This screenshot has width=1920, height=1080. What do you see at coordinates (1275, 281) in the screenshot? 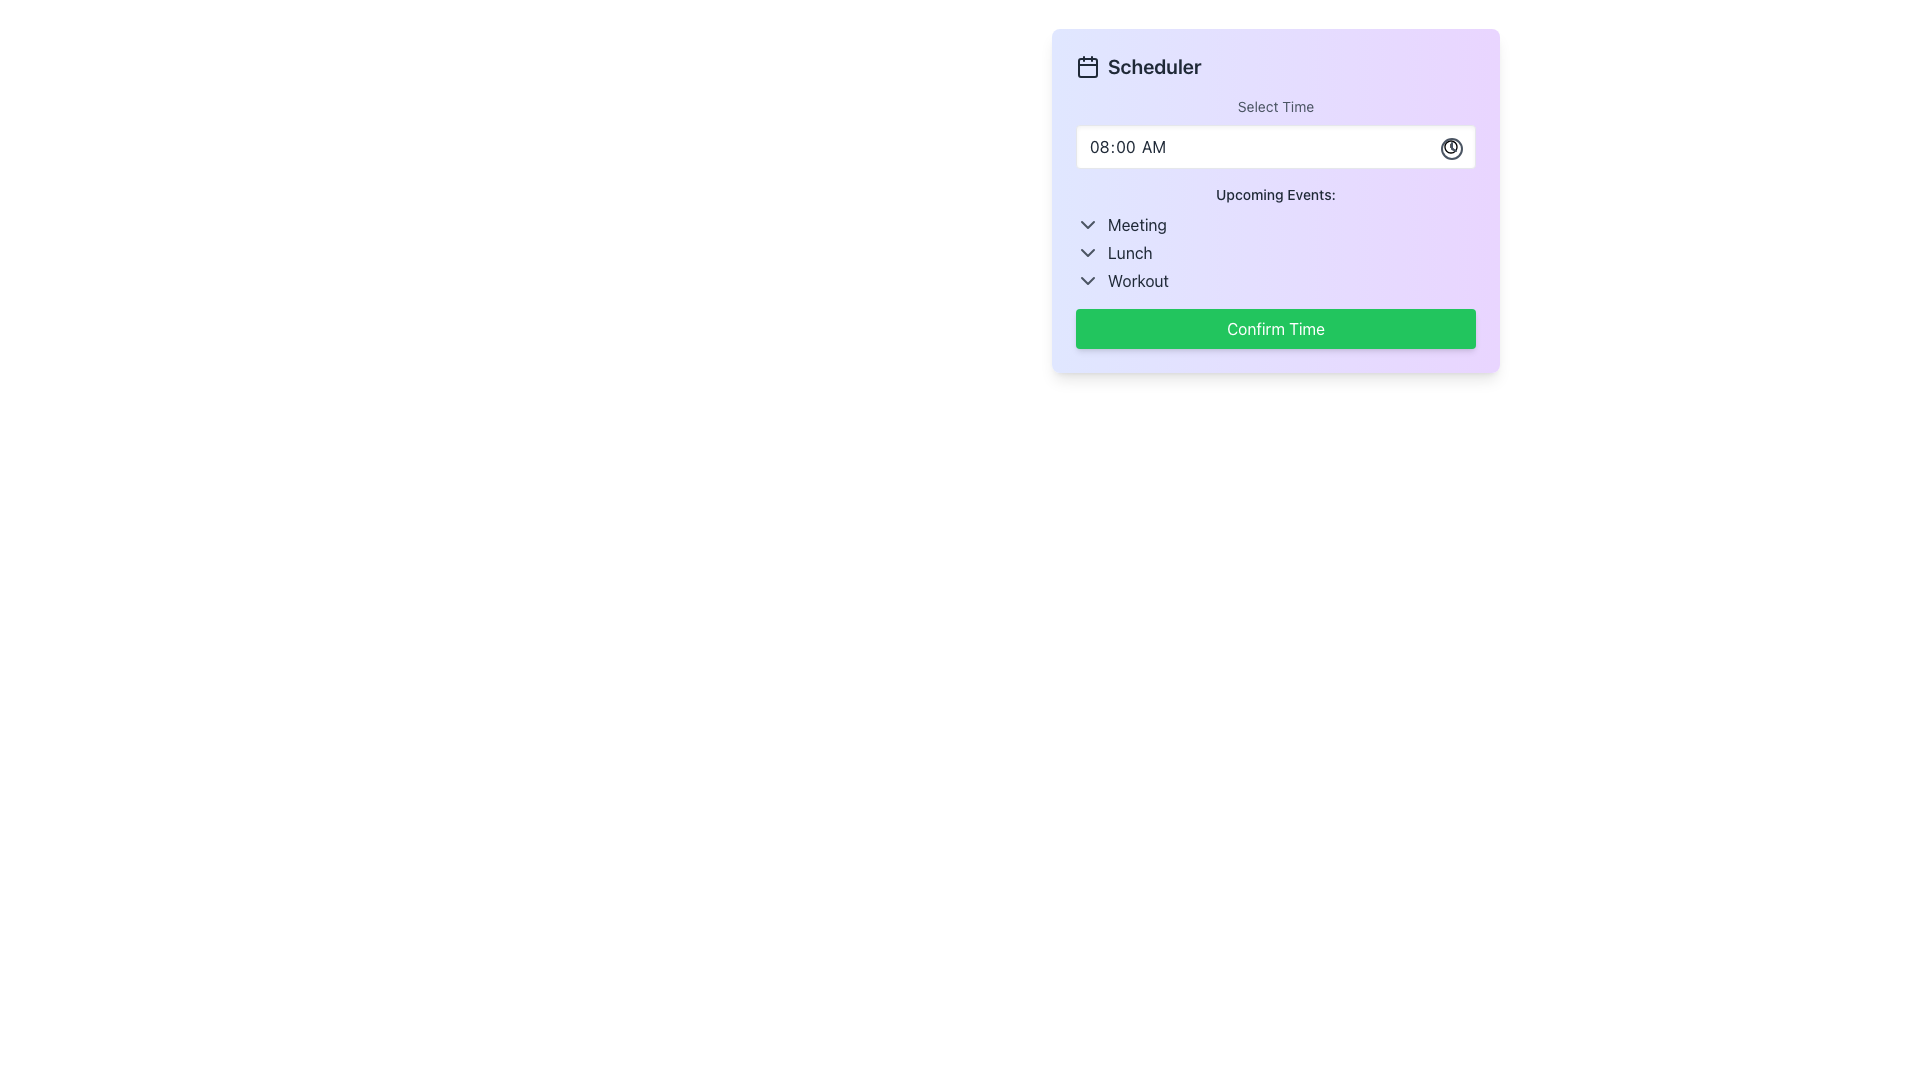
I see `the third List Item labeled 'Workout' in the scheduling interface` at bounding box center [1275, 281].